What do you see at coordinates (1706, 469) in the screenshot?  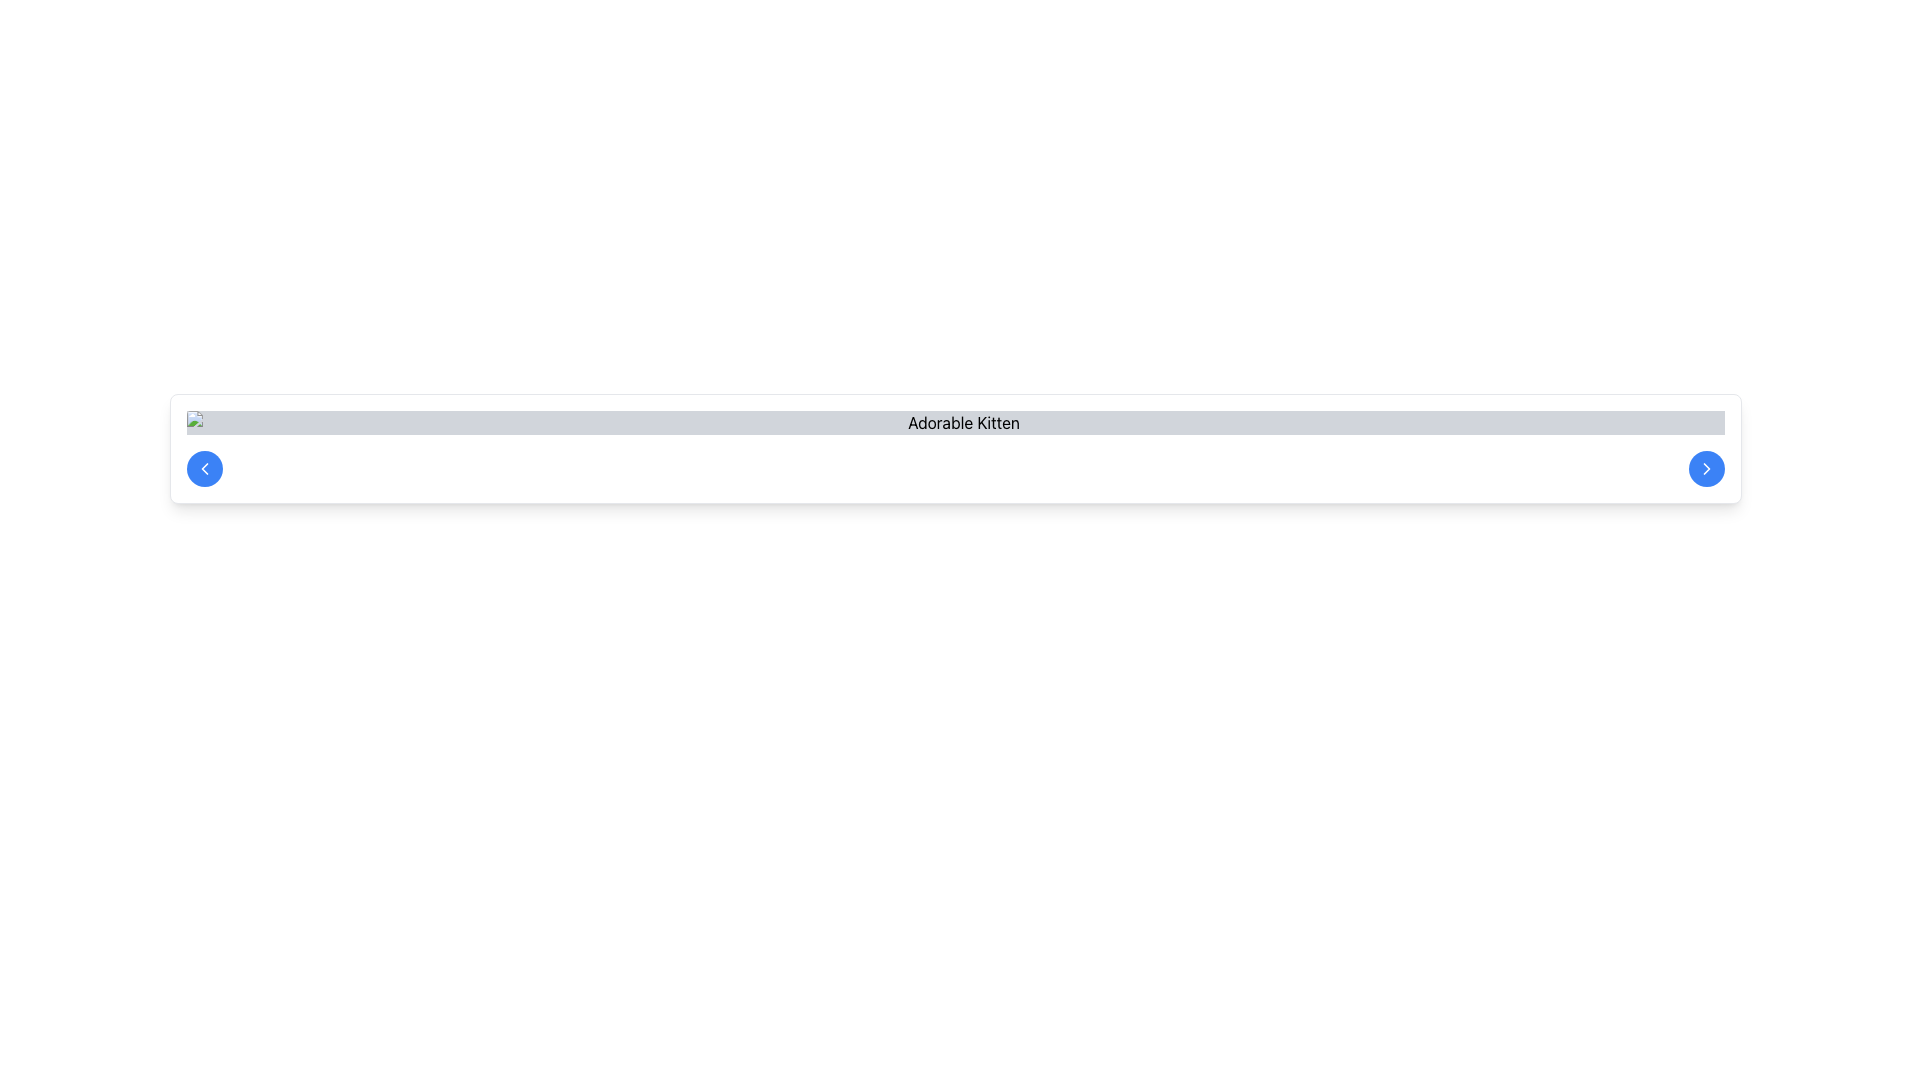 I see `the circular blue button with a white chevron pointing right, located on the far-right side of the interface` at bounding box center [1706, 469].